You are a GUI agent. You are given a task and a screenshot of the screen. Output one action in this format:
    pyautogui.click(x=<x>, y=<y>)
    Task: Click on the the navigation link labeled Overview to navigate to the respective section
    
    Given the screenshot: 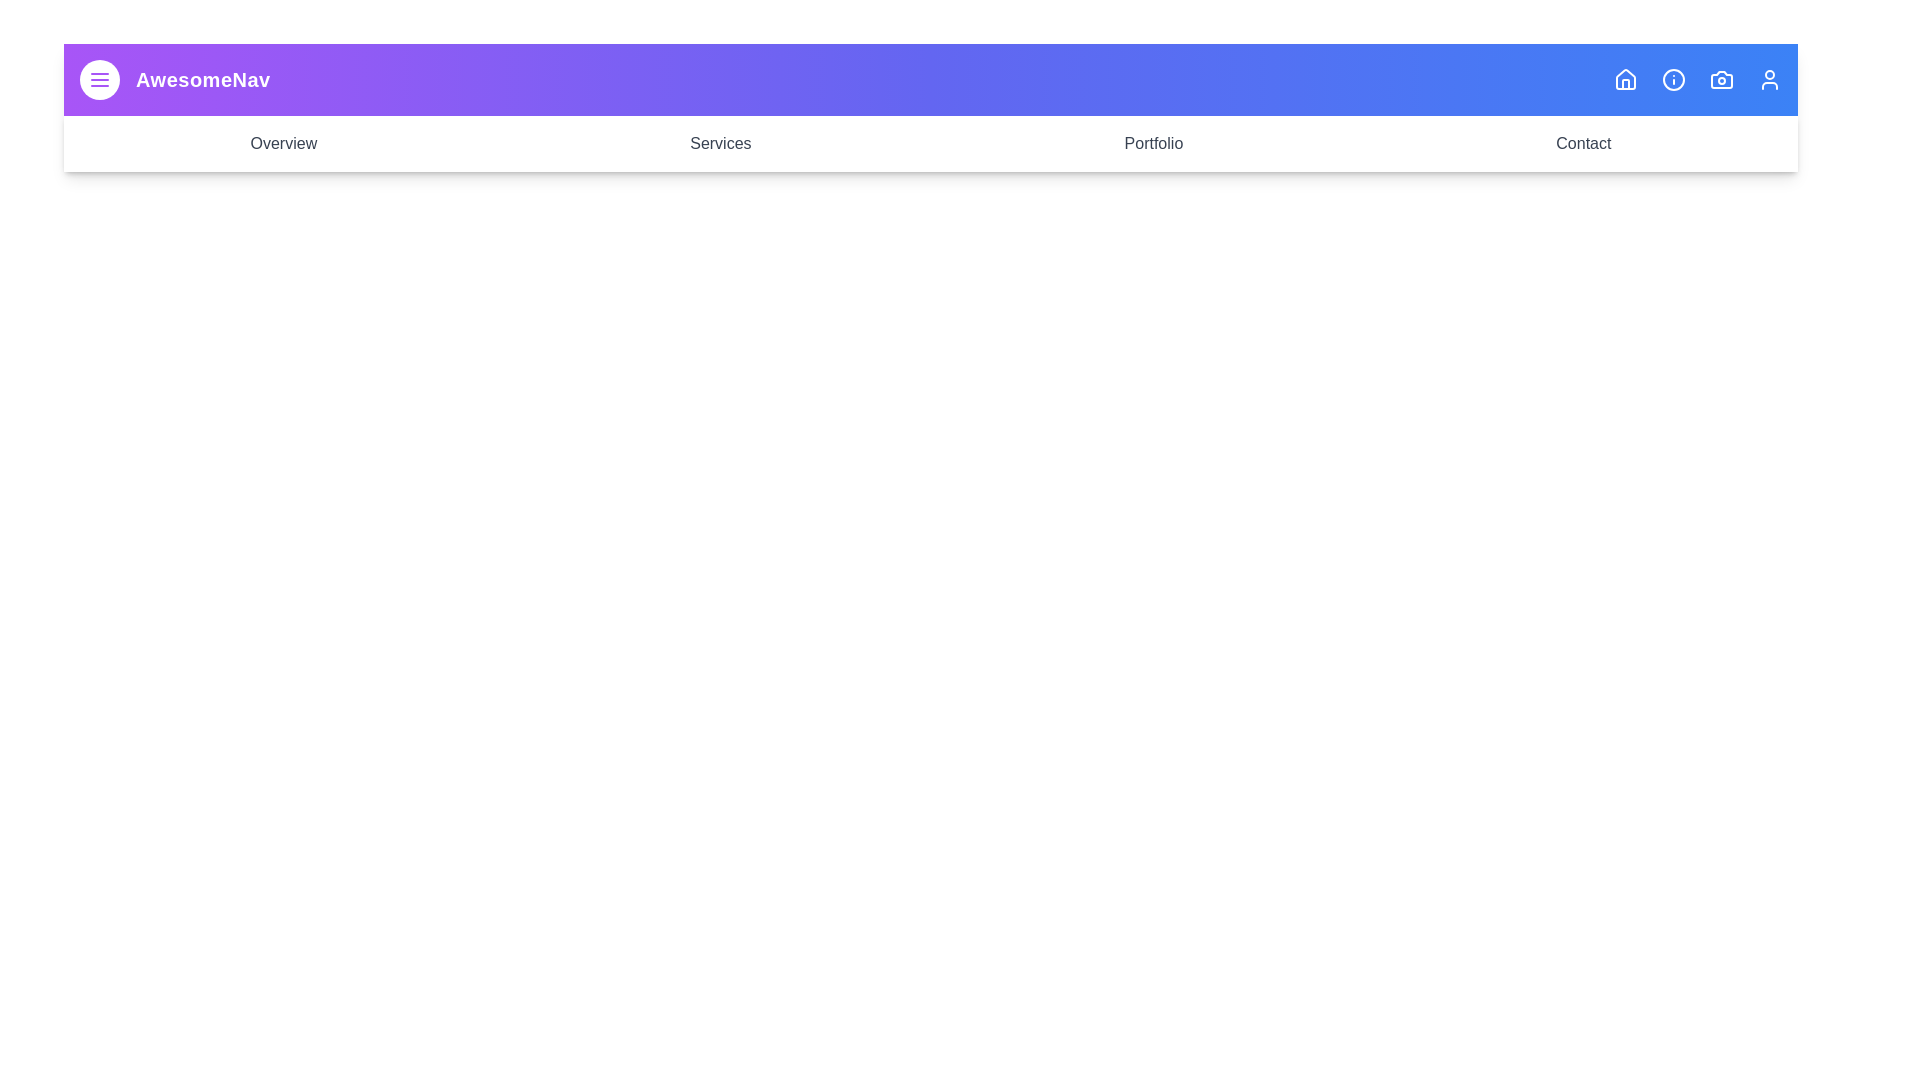 What is the action you would take?
    pyautogui.click(x=282, y=142)
    